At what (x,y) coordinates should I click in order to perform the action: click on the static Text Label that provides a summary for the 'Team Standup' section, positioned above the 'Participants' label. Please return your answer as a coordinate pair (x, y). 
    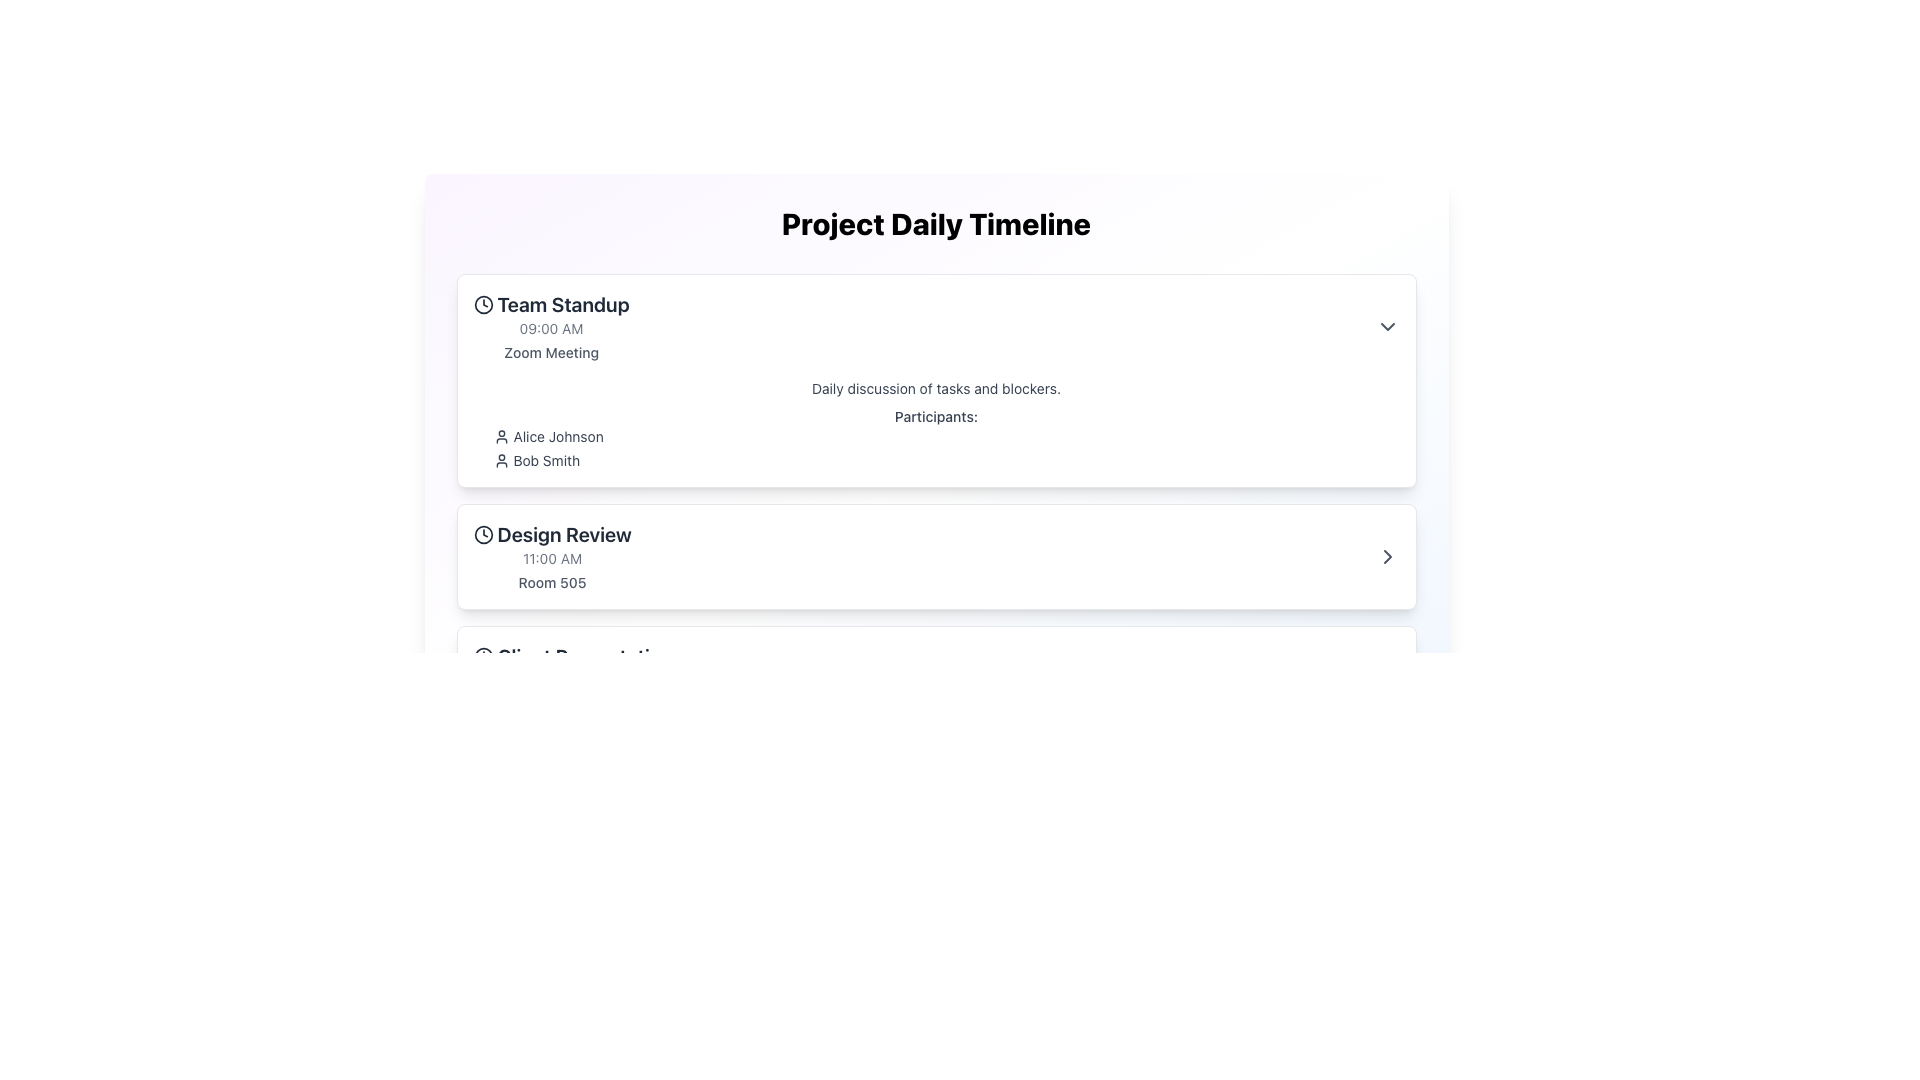
    Looking at the image, I should click on (935, 389).